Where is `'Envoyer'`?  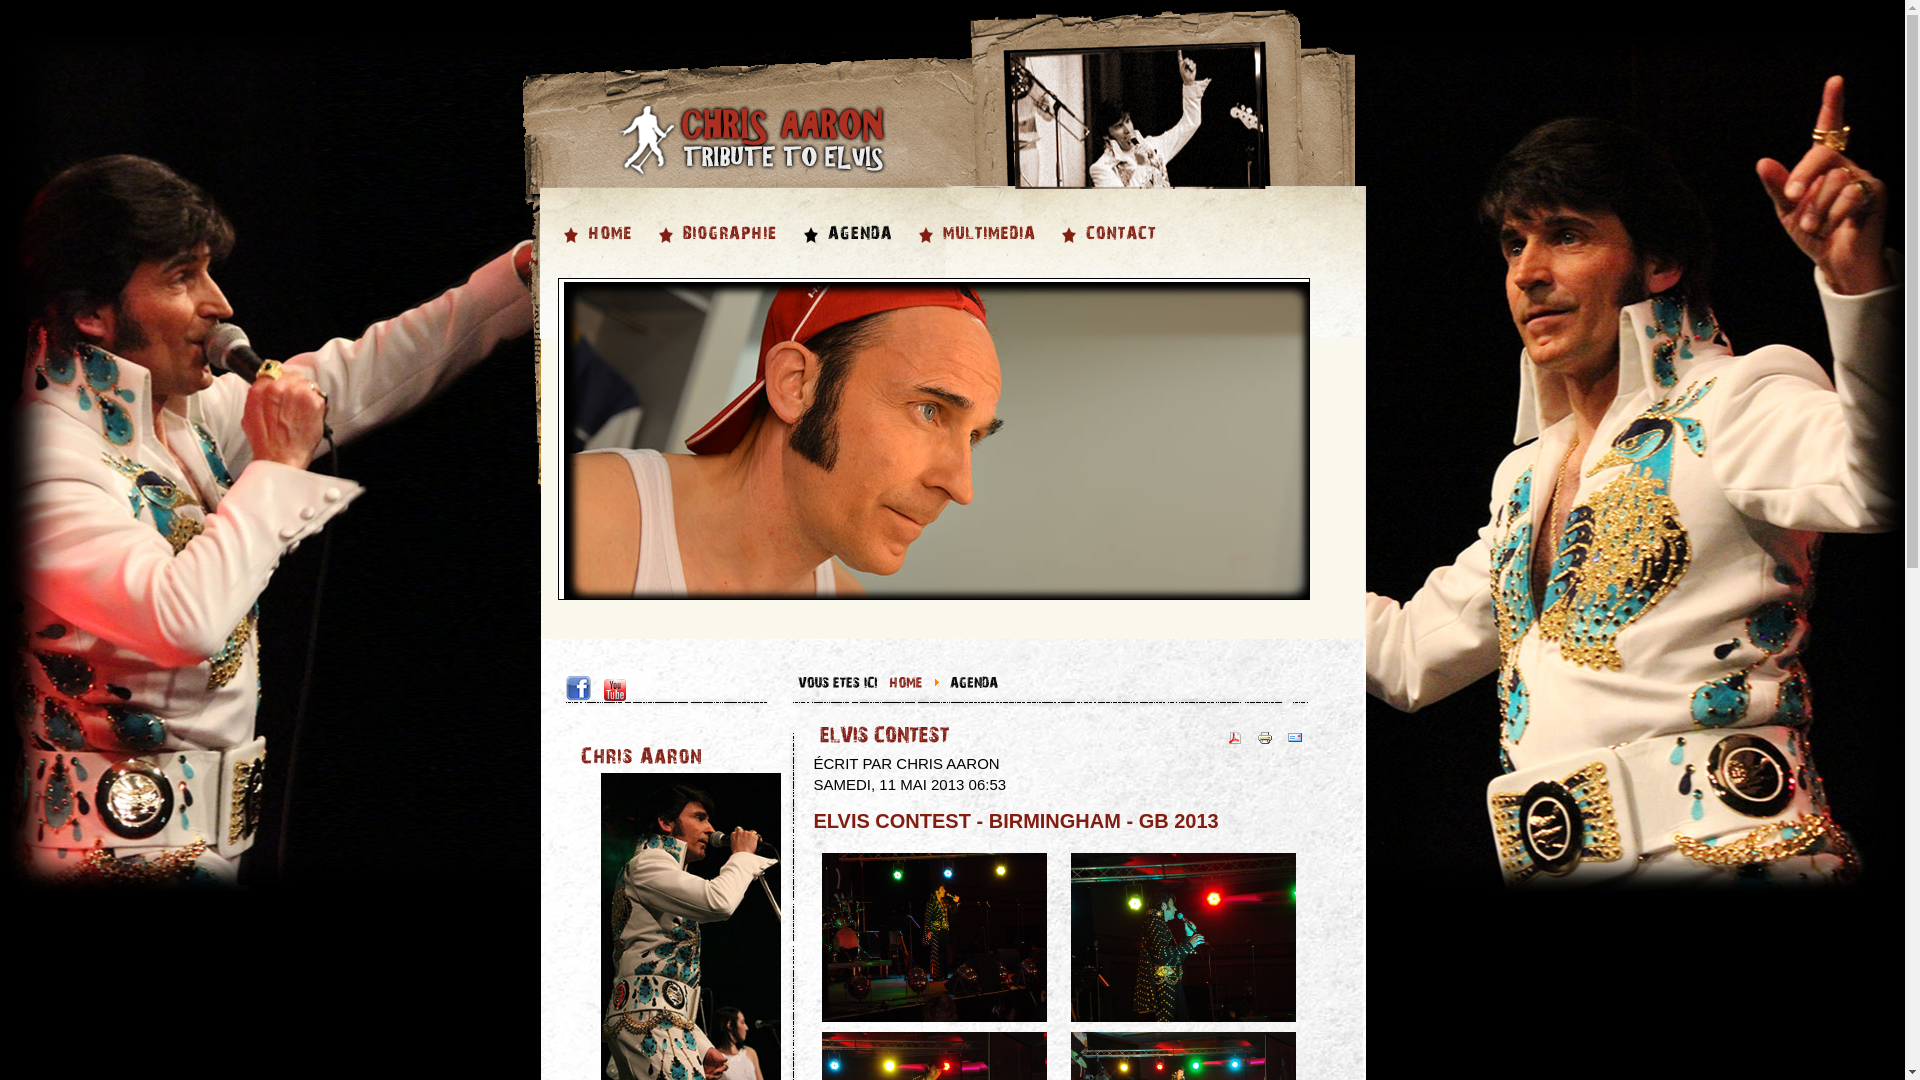
'Envoyer' is located at coordinates (1295, 743).